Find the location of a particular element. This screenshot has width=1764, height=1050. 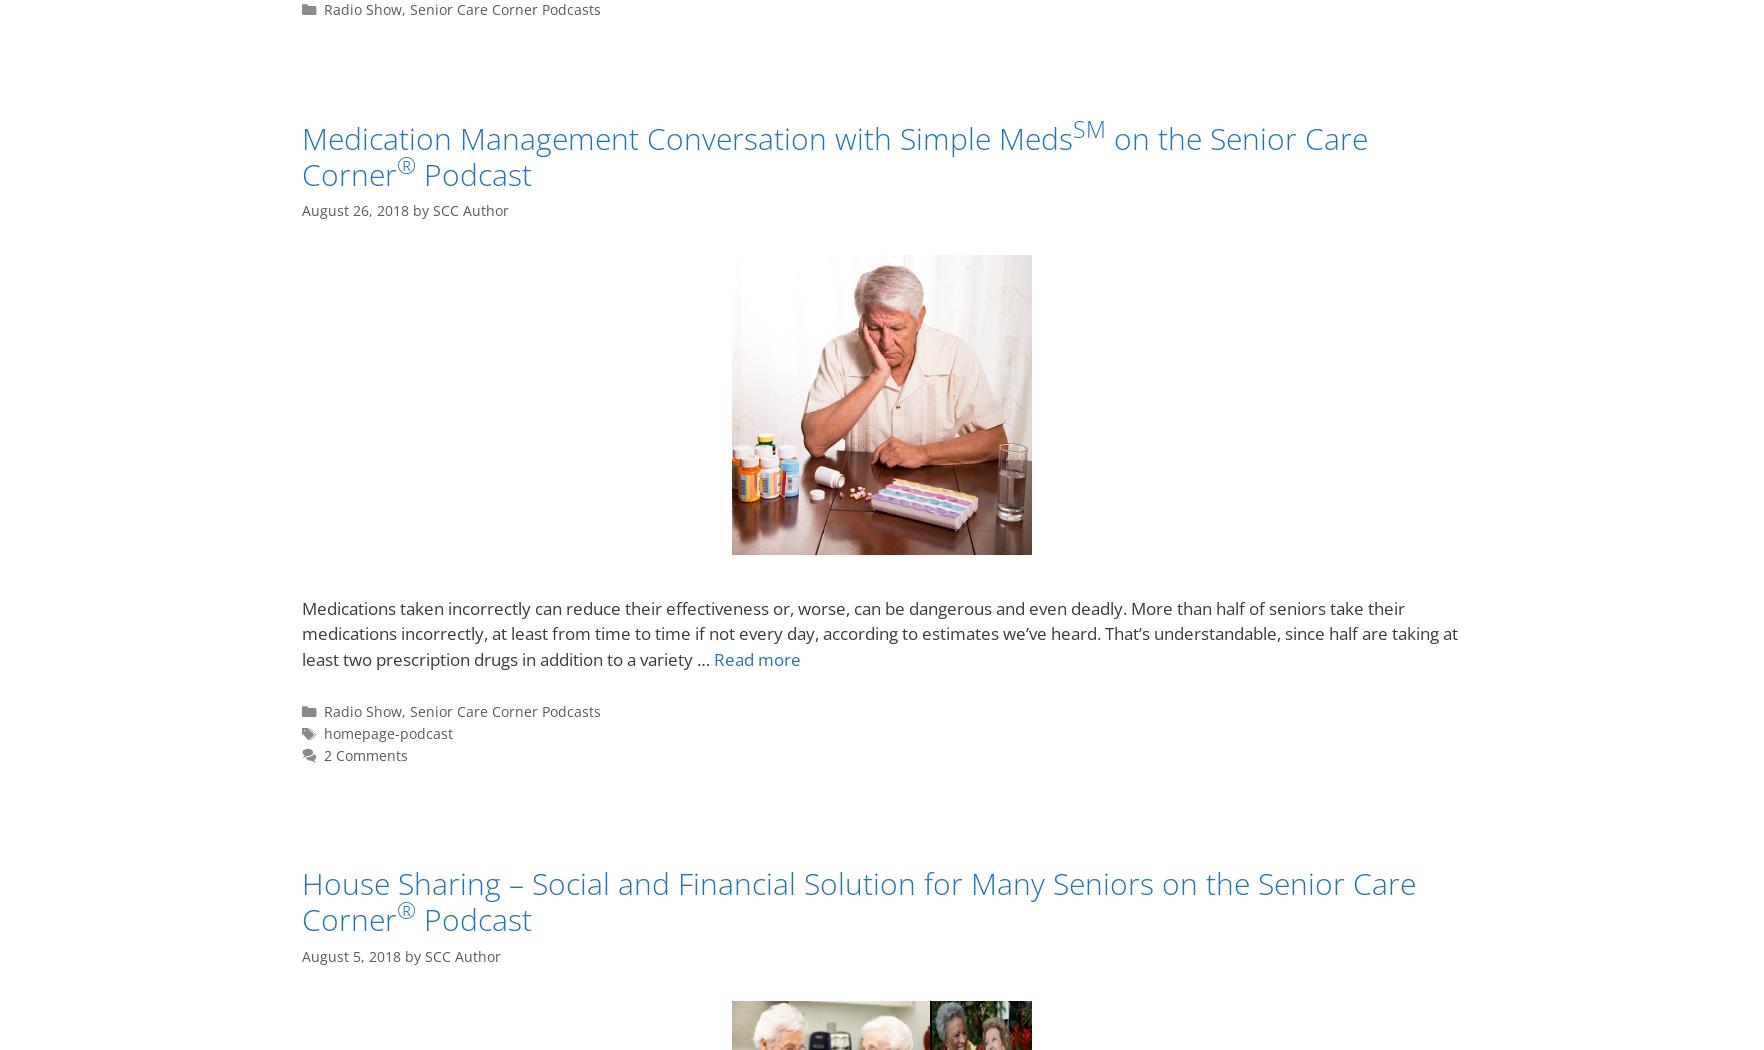

'Medications taken incorrectly can reduce their effectiveness or, worse, can be dangerous and even deadly. More than half of seniors take their medications incorrectly, at least from time to time if not every day, according to estimates we’ve heard. That’s understandable, since half are taking at least two prescription drugs in addition to a variety …' is located at coordinates (880, 633).